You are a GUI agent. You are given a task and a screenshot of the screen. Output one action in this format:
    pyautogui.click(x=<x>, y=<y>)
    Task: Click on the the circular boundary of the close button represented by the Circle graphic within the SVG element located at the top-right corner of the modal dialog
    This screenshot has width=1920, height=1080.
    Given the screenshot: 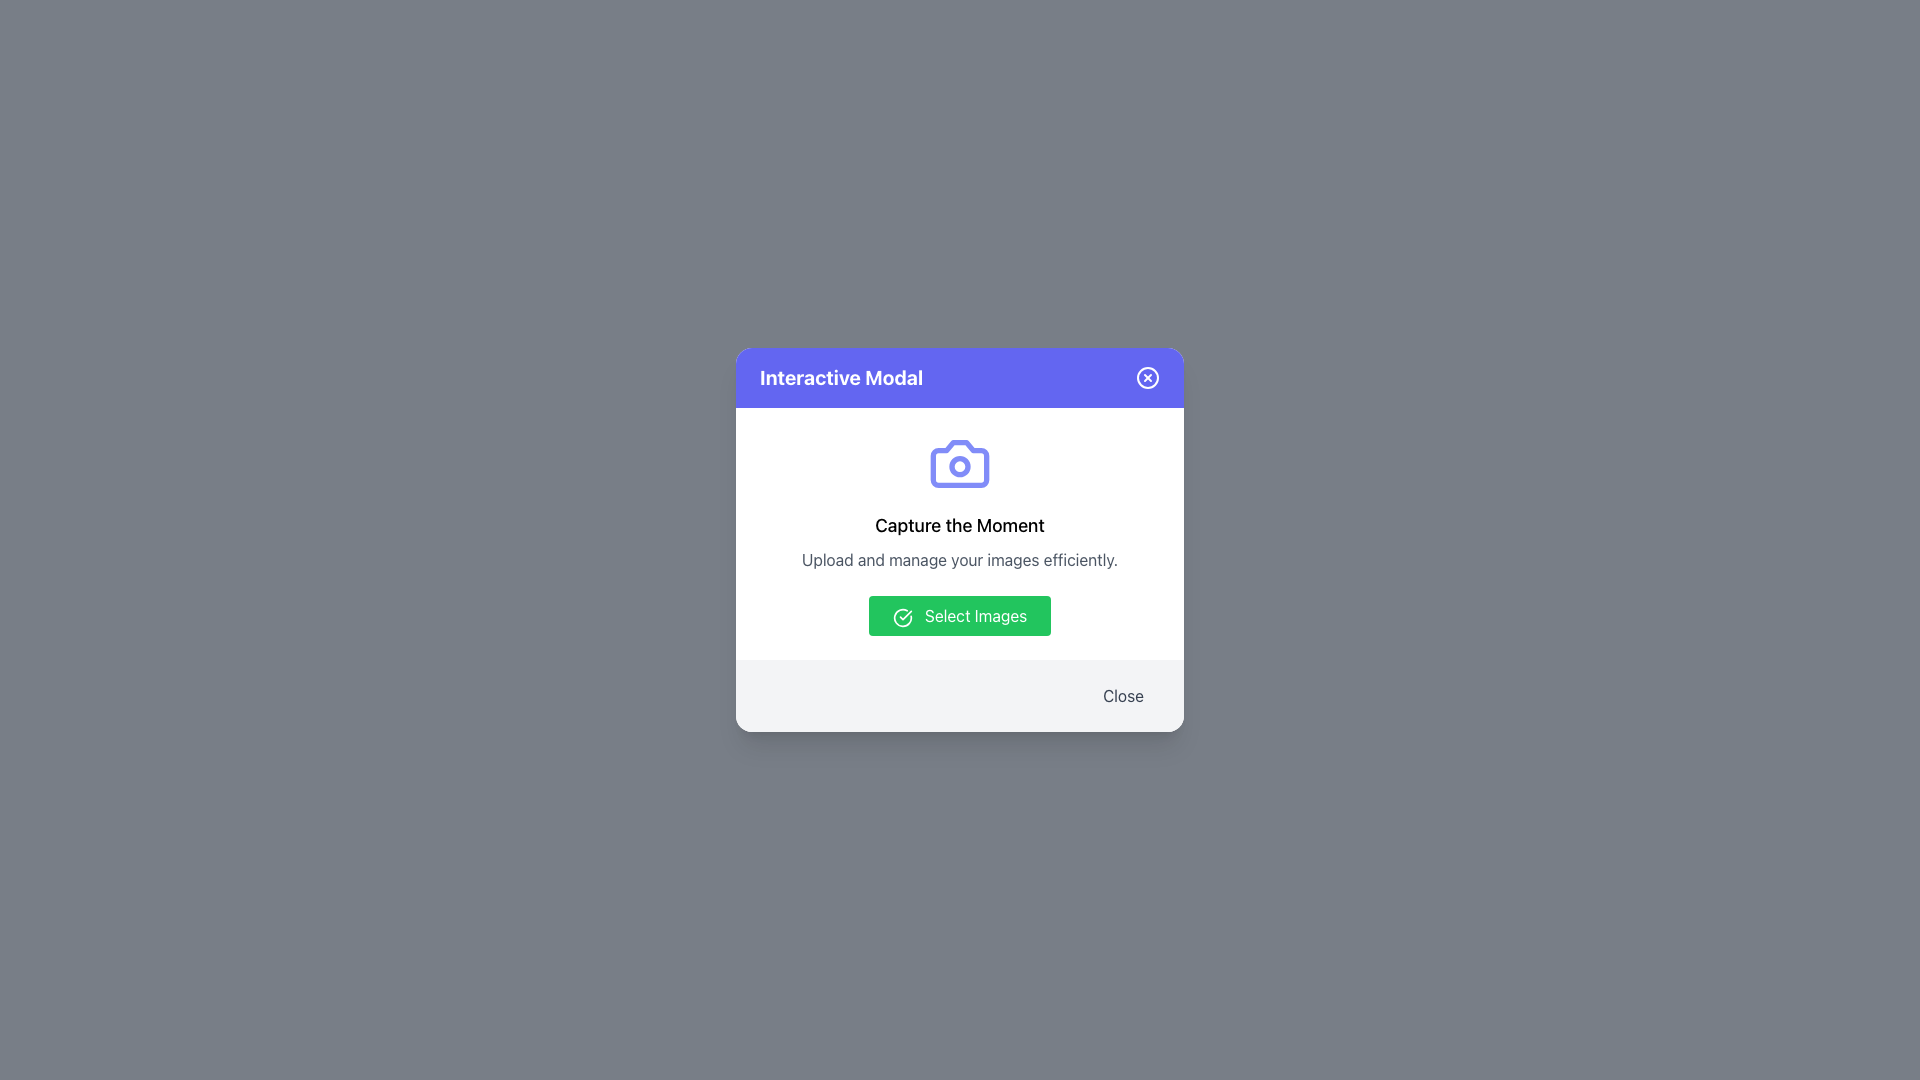 What is the action you would take?
    pyautogui.click(x=1147, y=378)
    